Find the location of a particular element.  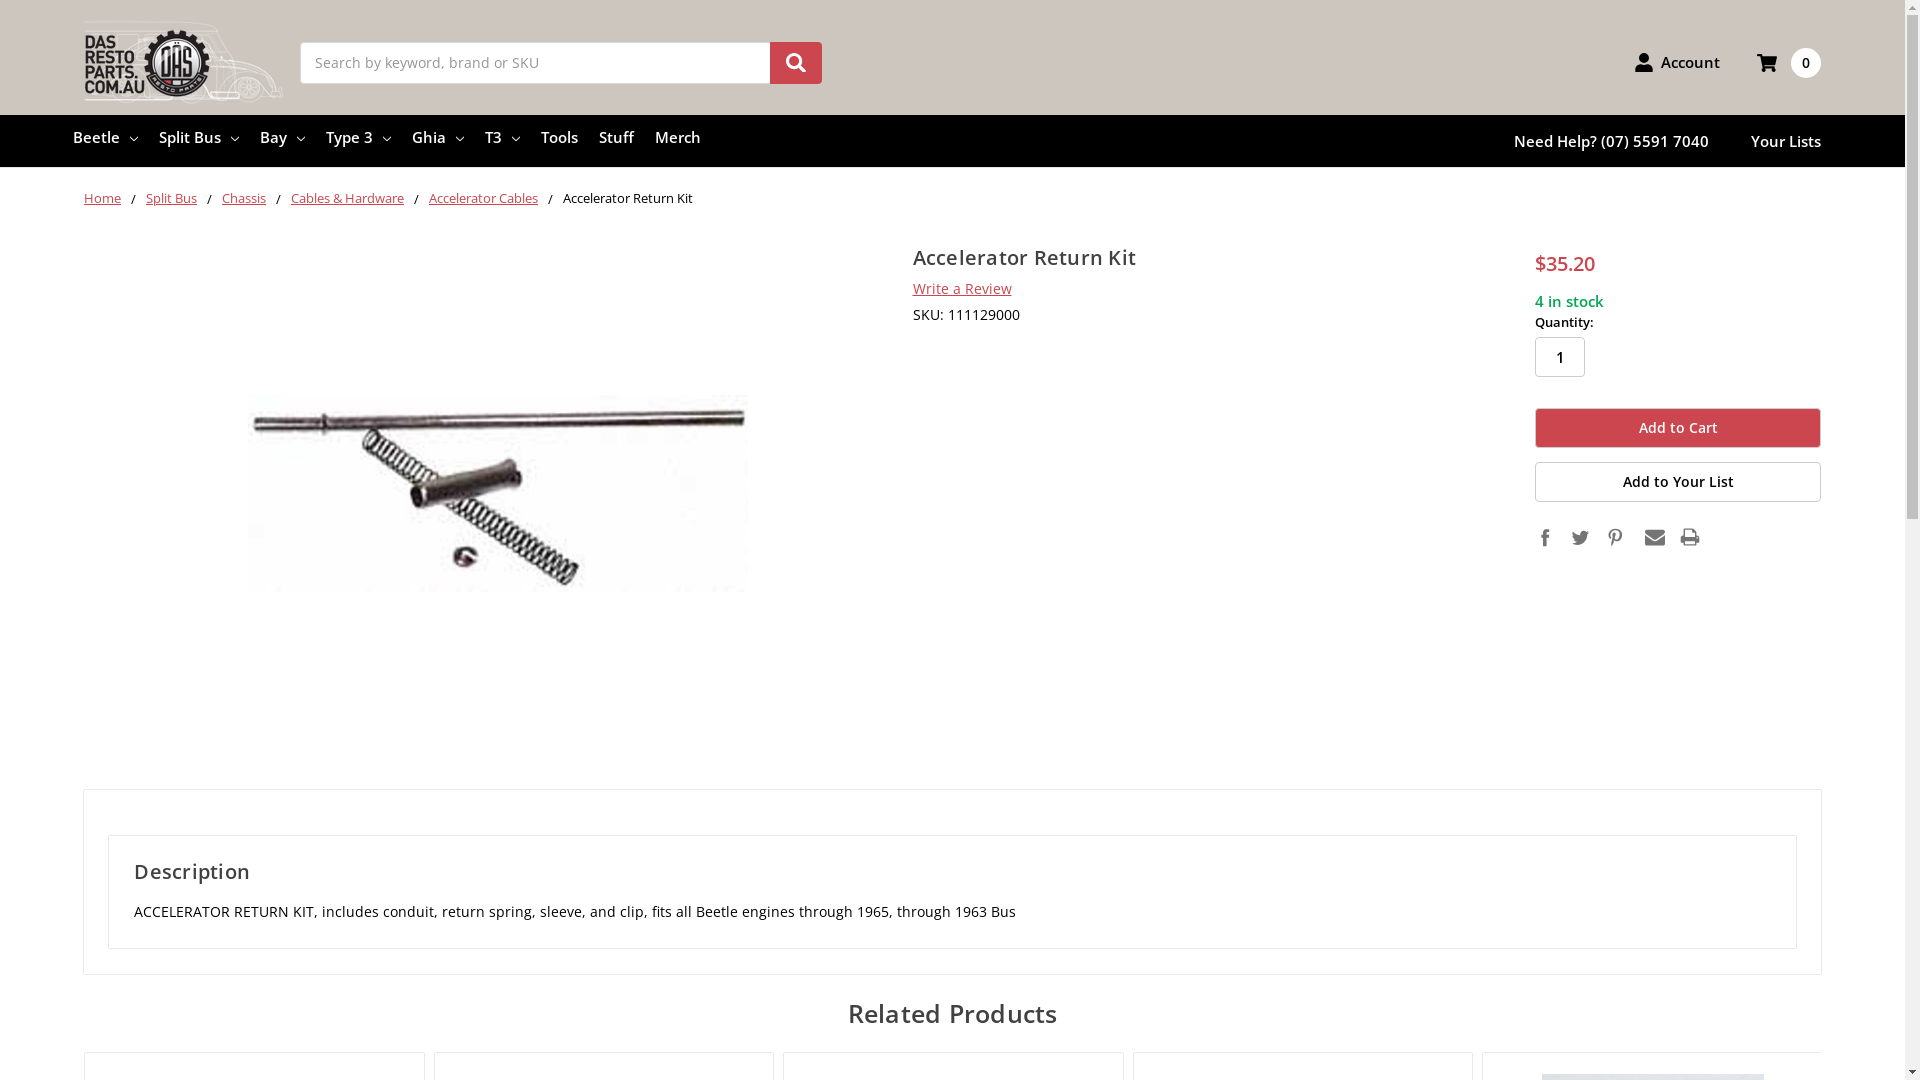

'Your Lists' is located at coordinates (1785, 140).